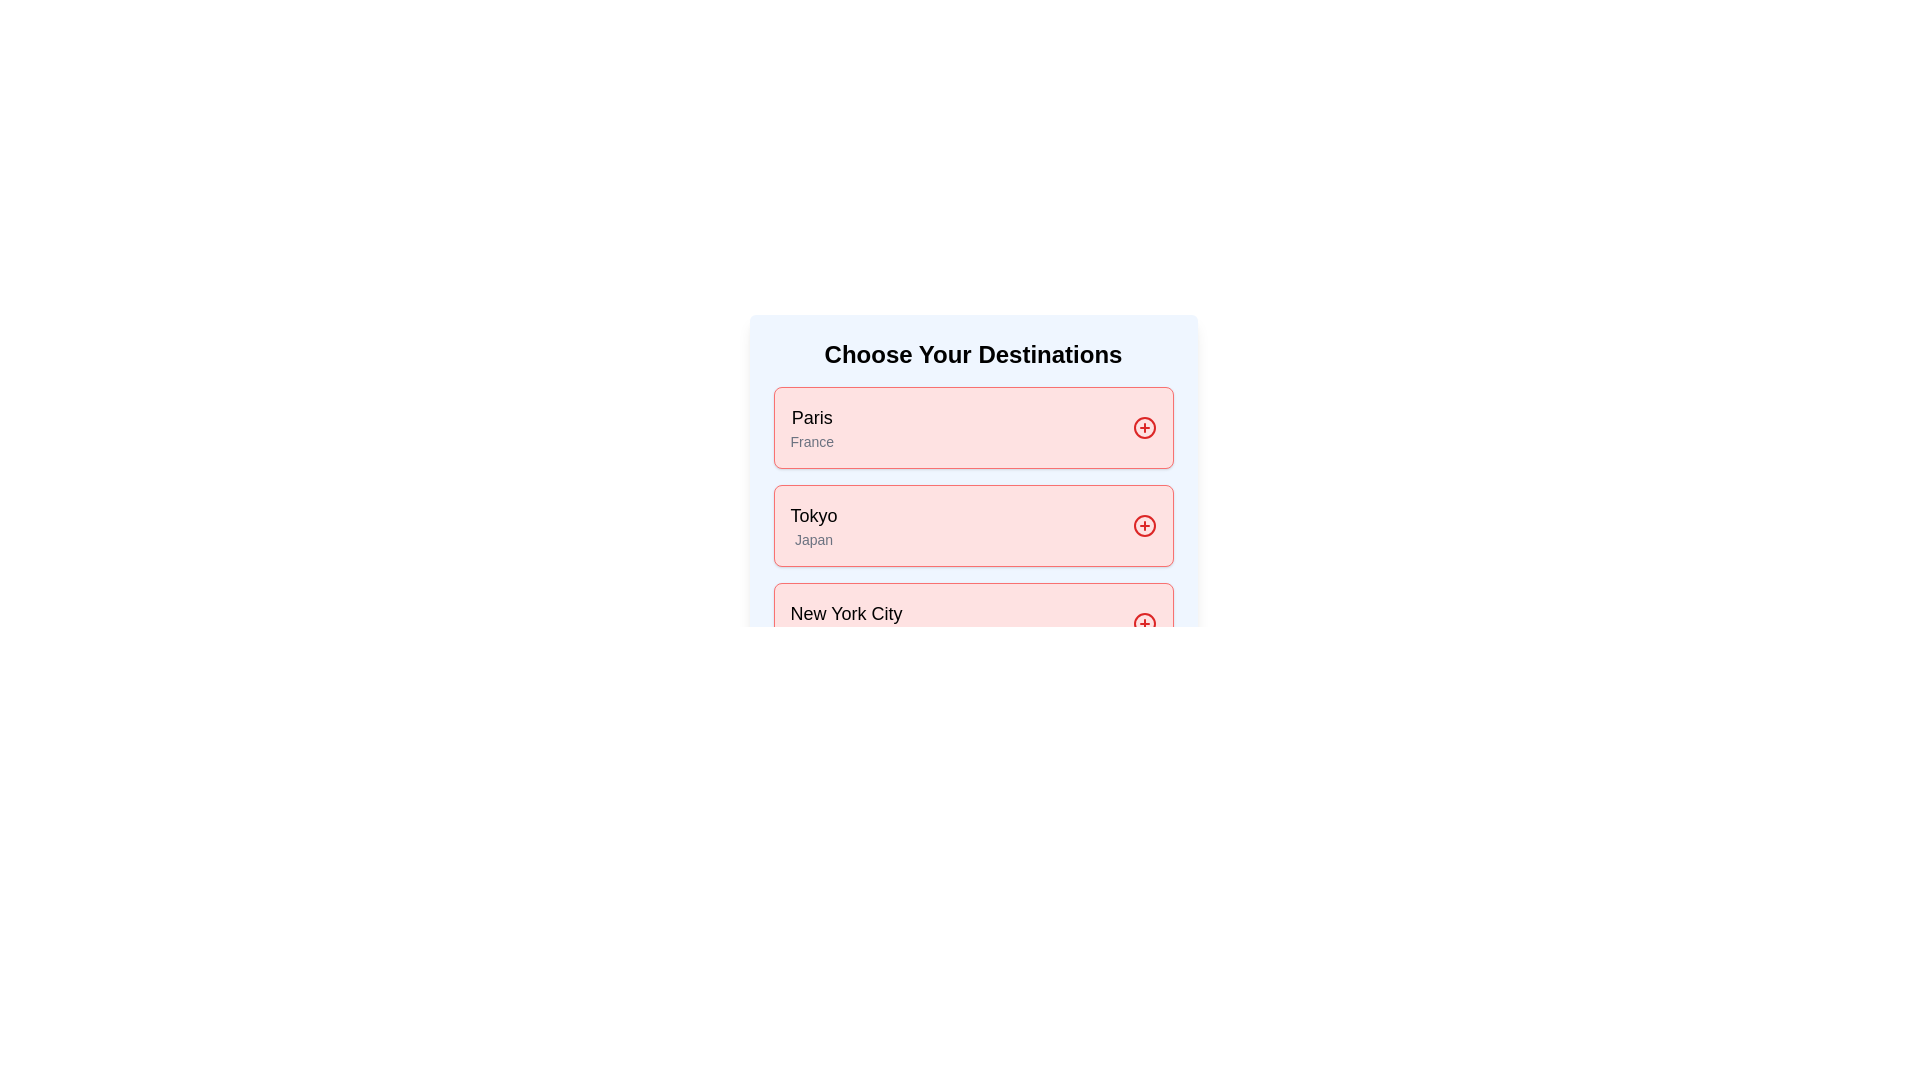 Image resolution: width=1920 pixels, height=1080 pixels. What do you see at coordinates (812, 441) in the screenshot?
I see `the label displaying the text 'France', which is styled in a smaller muted gray font and located below 'Paris' within the labeled destination card` at bounding box center [812, 441].